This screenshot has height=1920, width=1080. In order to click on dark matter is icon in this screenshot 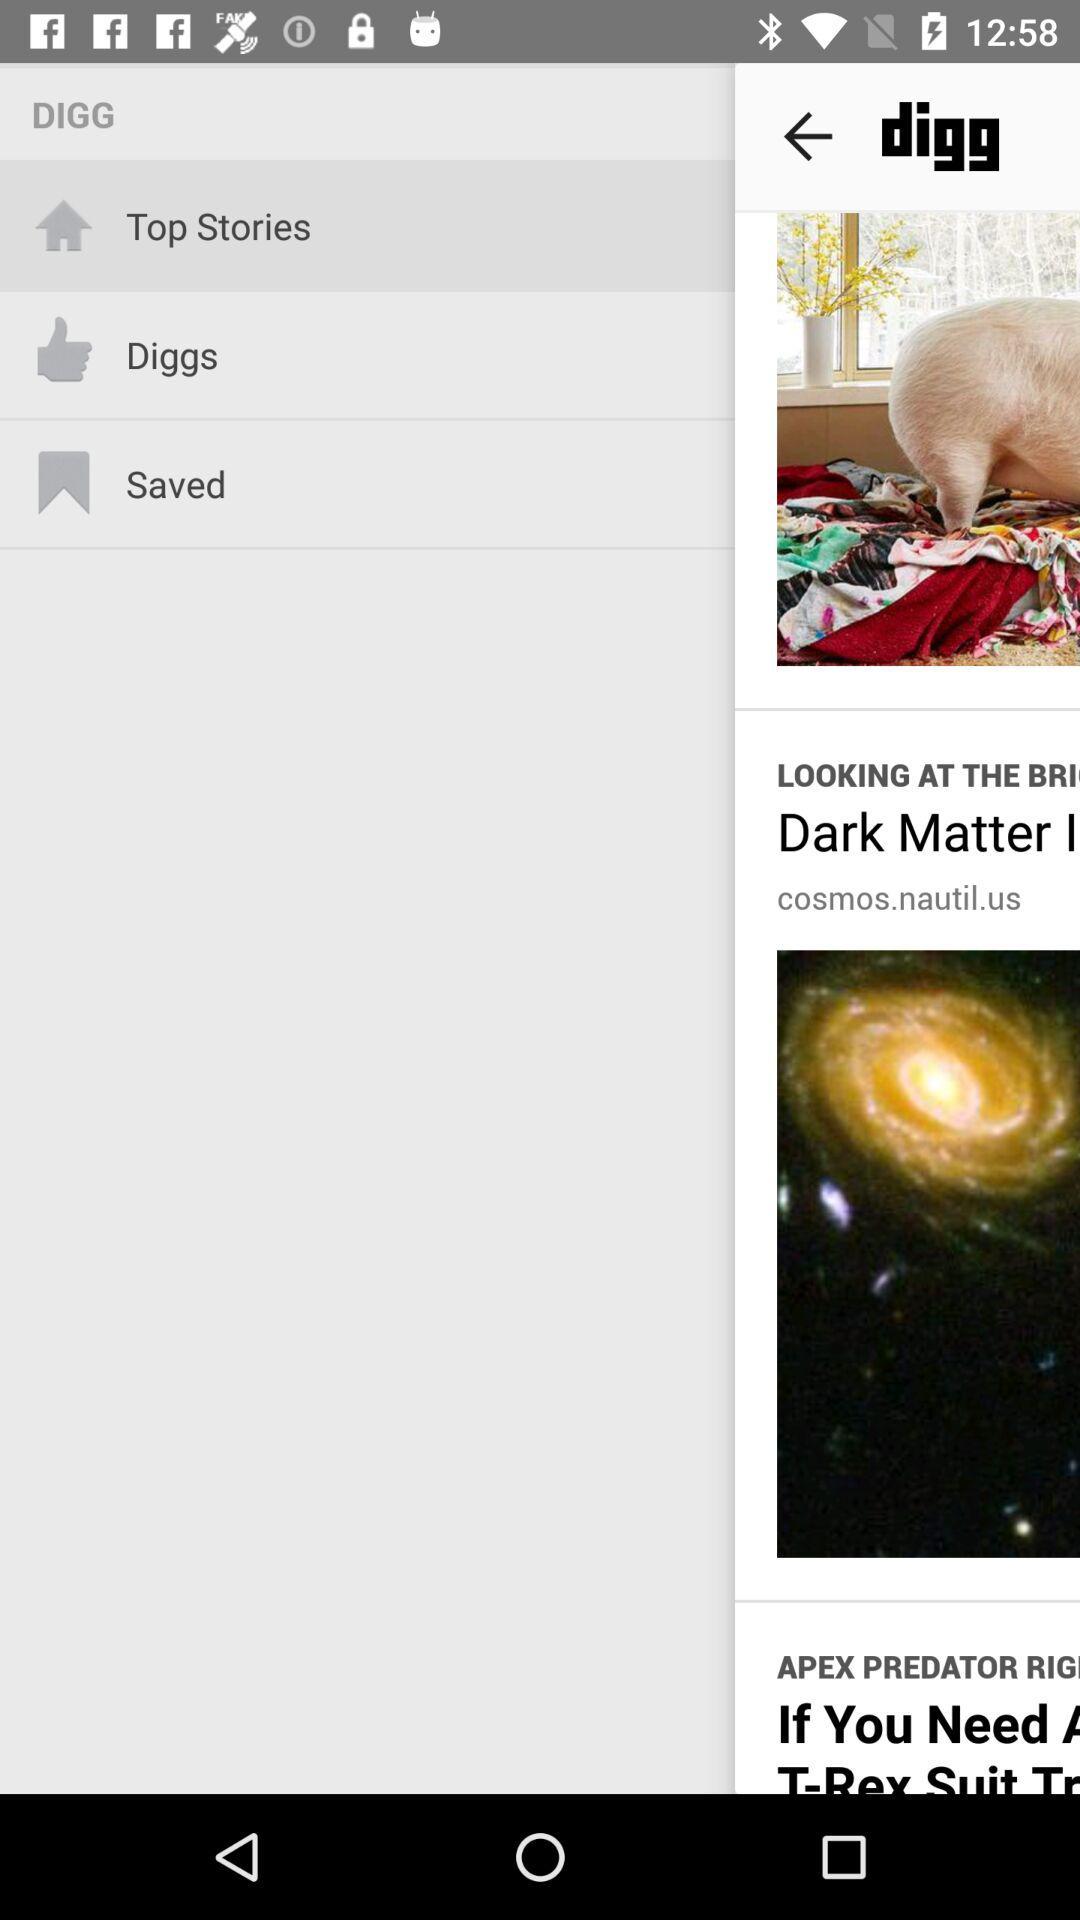, I will do `click(928, 830)`.